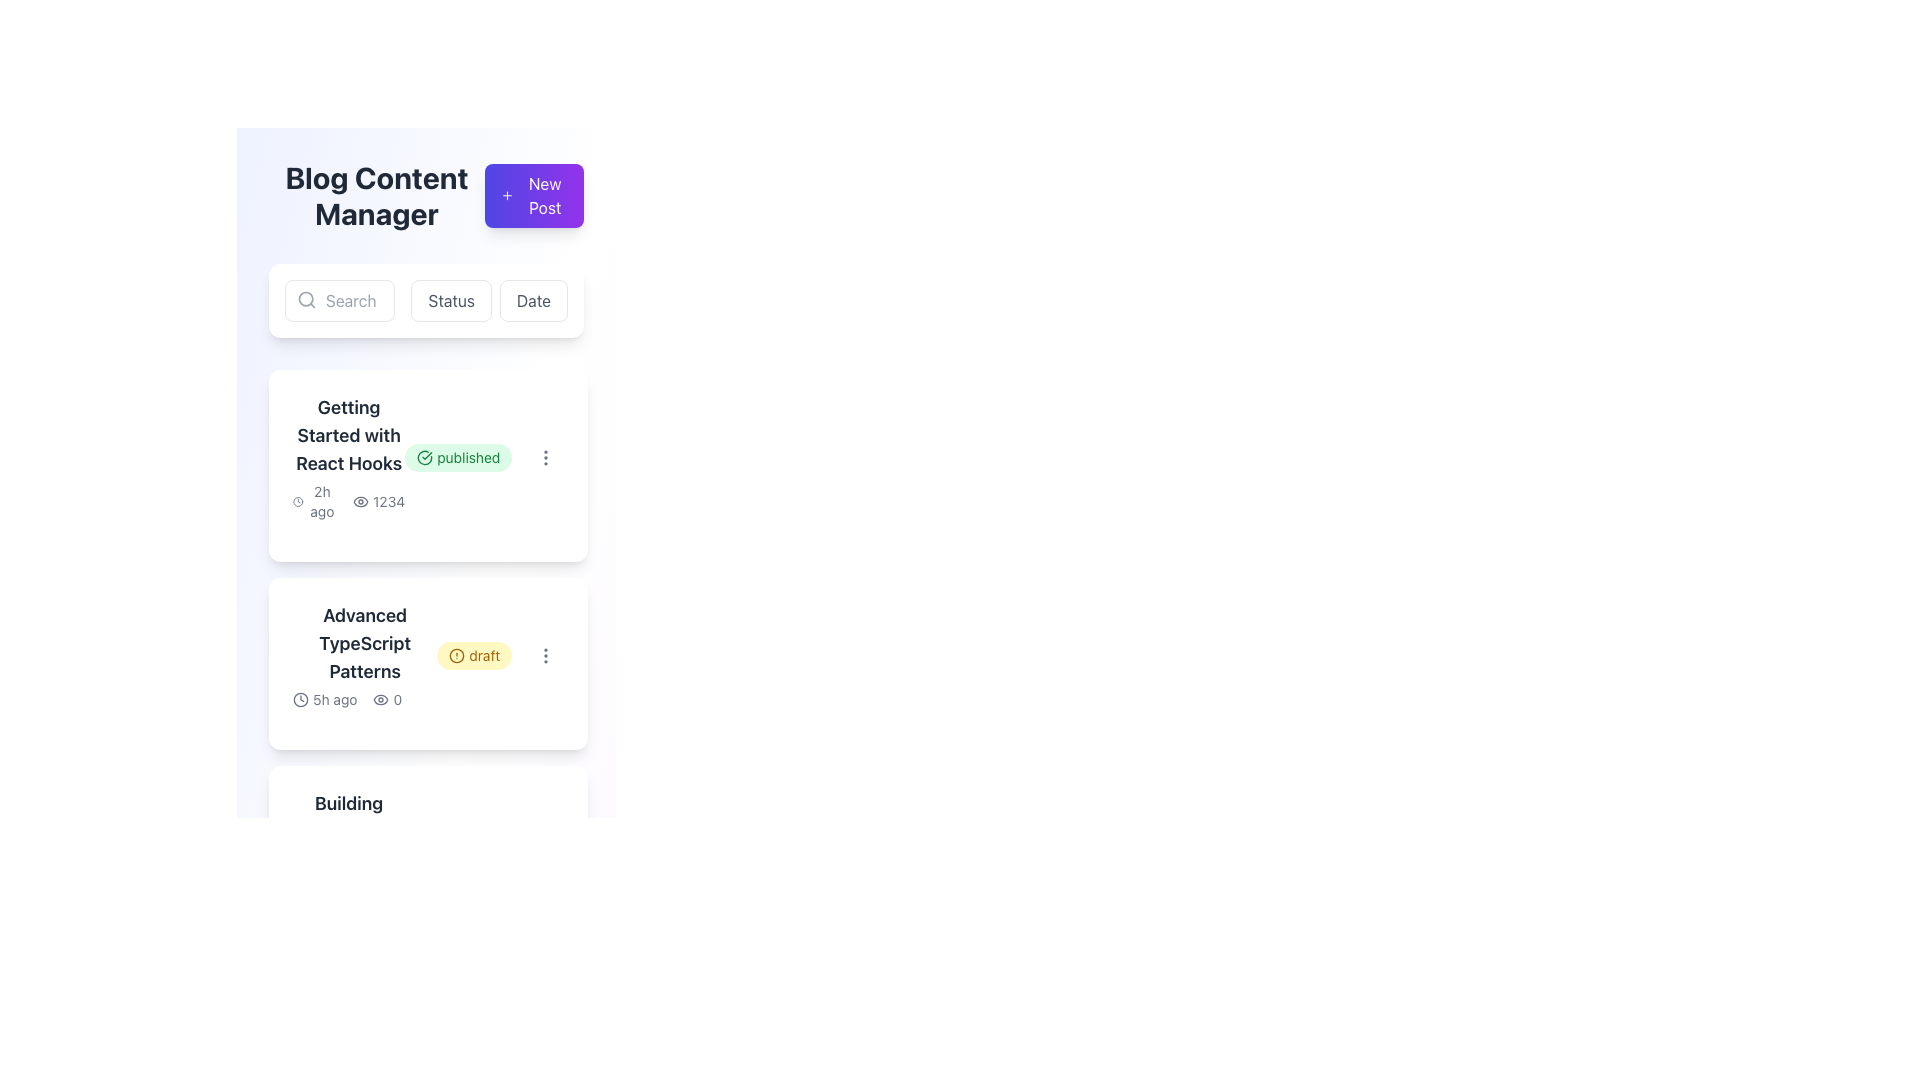 The width and height of the screenshot is (1920, 1080). I want to click on the text input field located under the 'Blog Content Manager' section, to the left of the 'Status' and 'Date' buttons, so click(340, 300).